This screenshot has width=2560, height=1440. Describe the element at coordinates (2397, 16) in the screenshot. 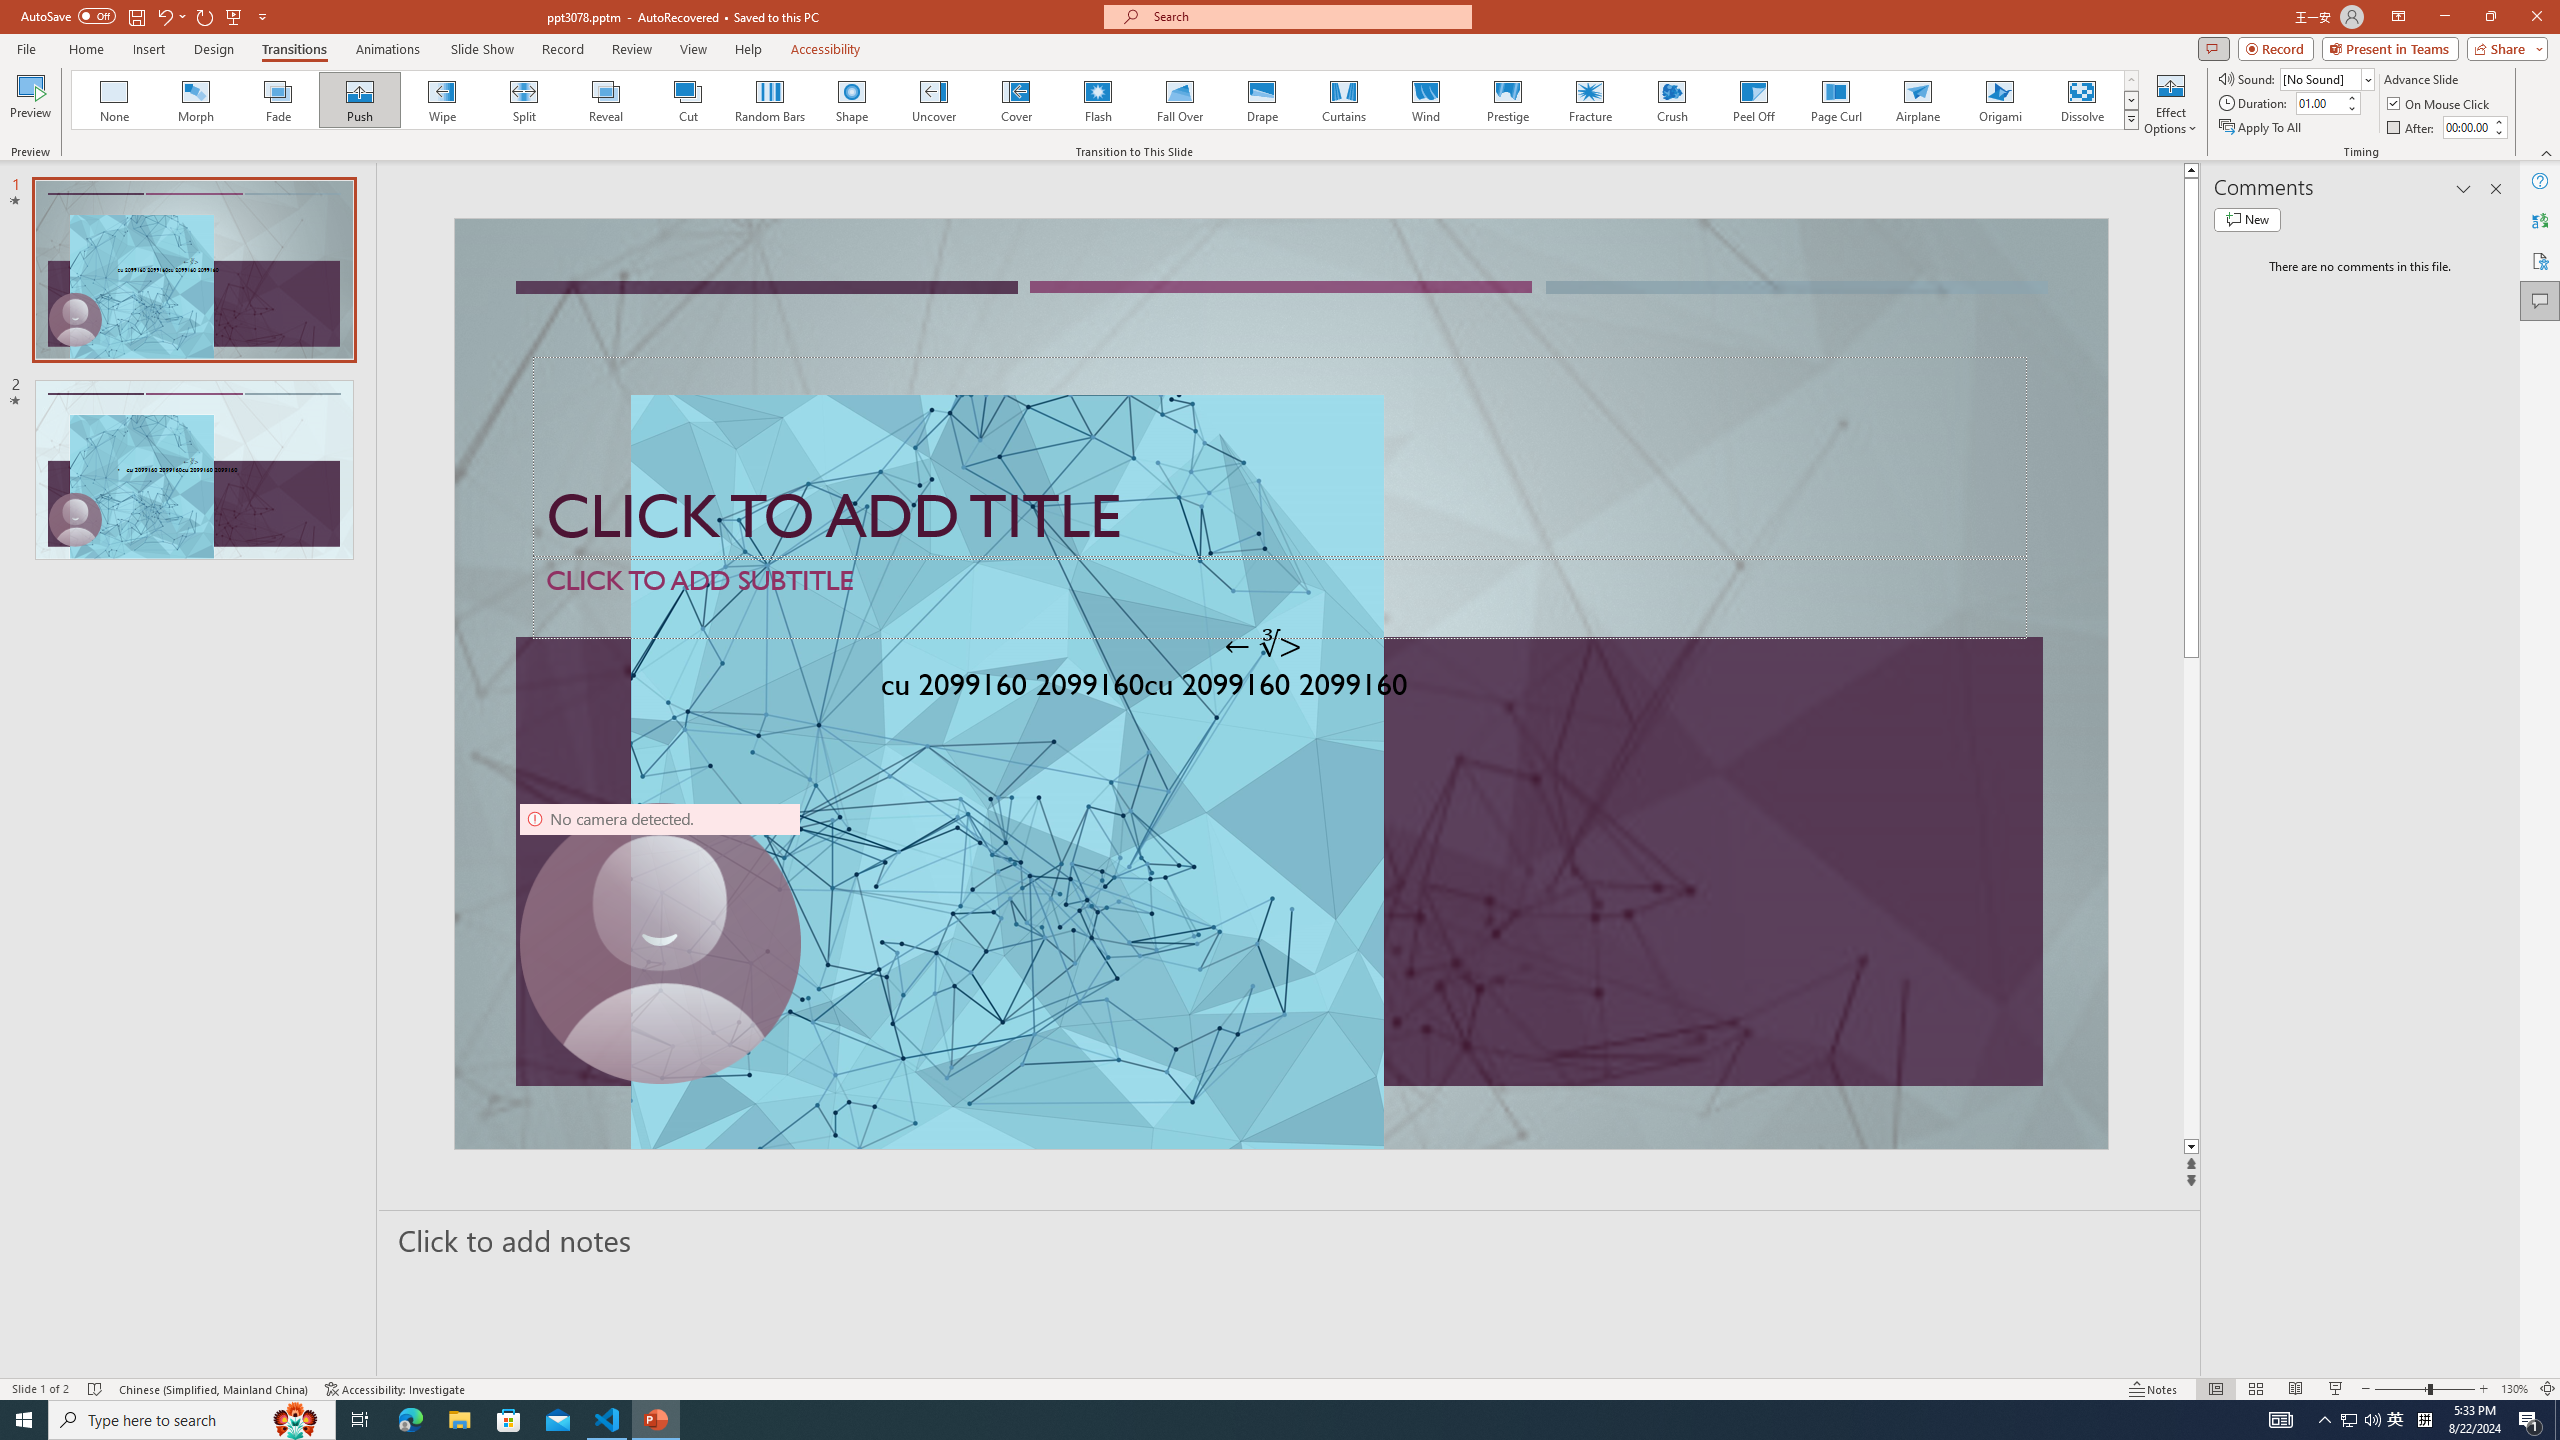

I see `'Ribbon Display Options'` at that location.